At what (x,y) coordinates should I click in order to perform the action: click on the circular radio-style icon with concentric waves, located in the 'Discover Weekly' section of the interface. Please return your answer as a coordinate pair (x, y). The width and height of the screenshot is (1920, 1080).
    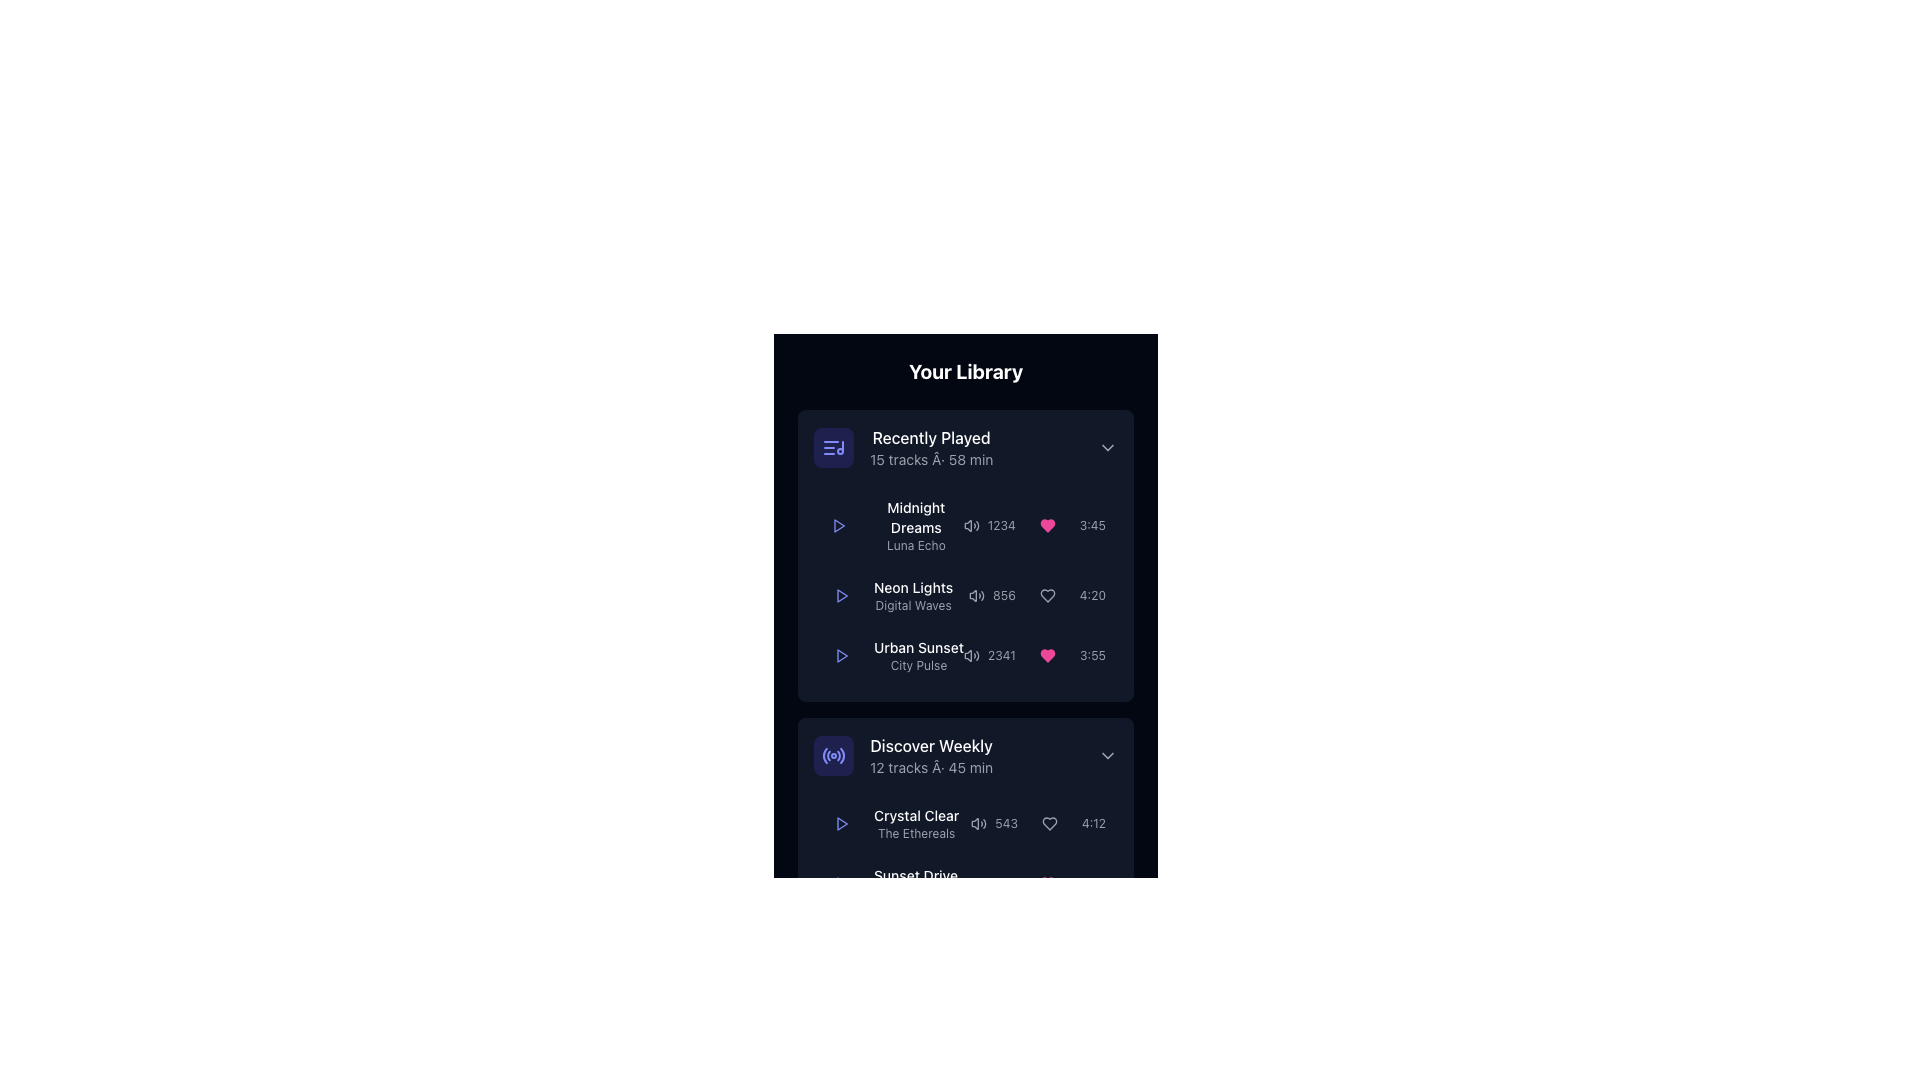
    Looking at the image, I should click on (834, 756).